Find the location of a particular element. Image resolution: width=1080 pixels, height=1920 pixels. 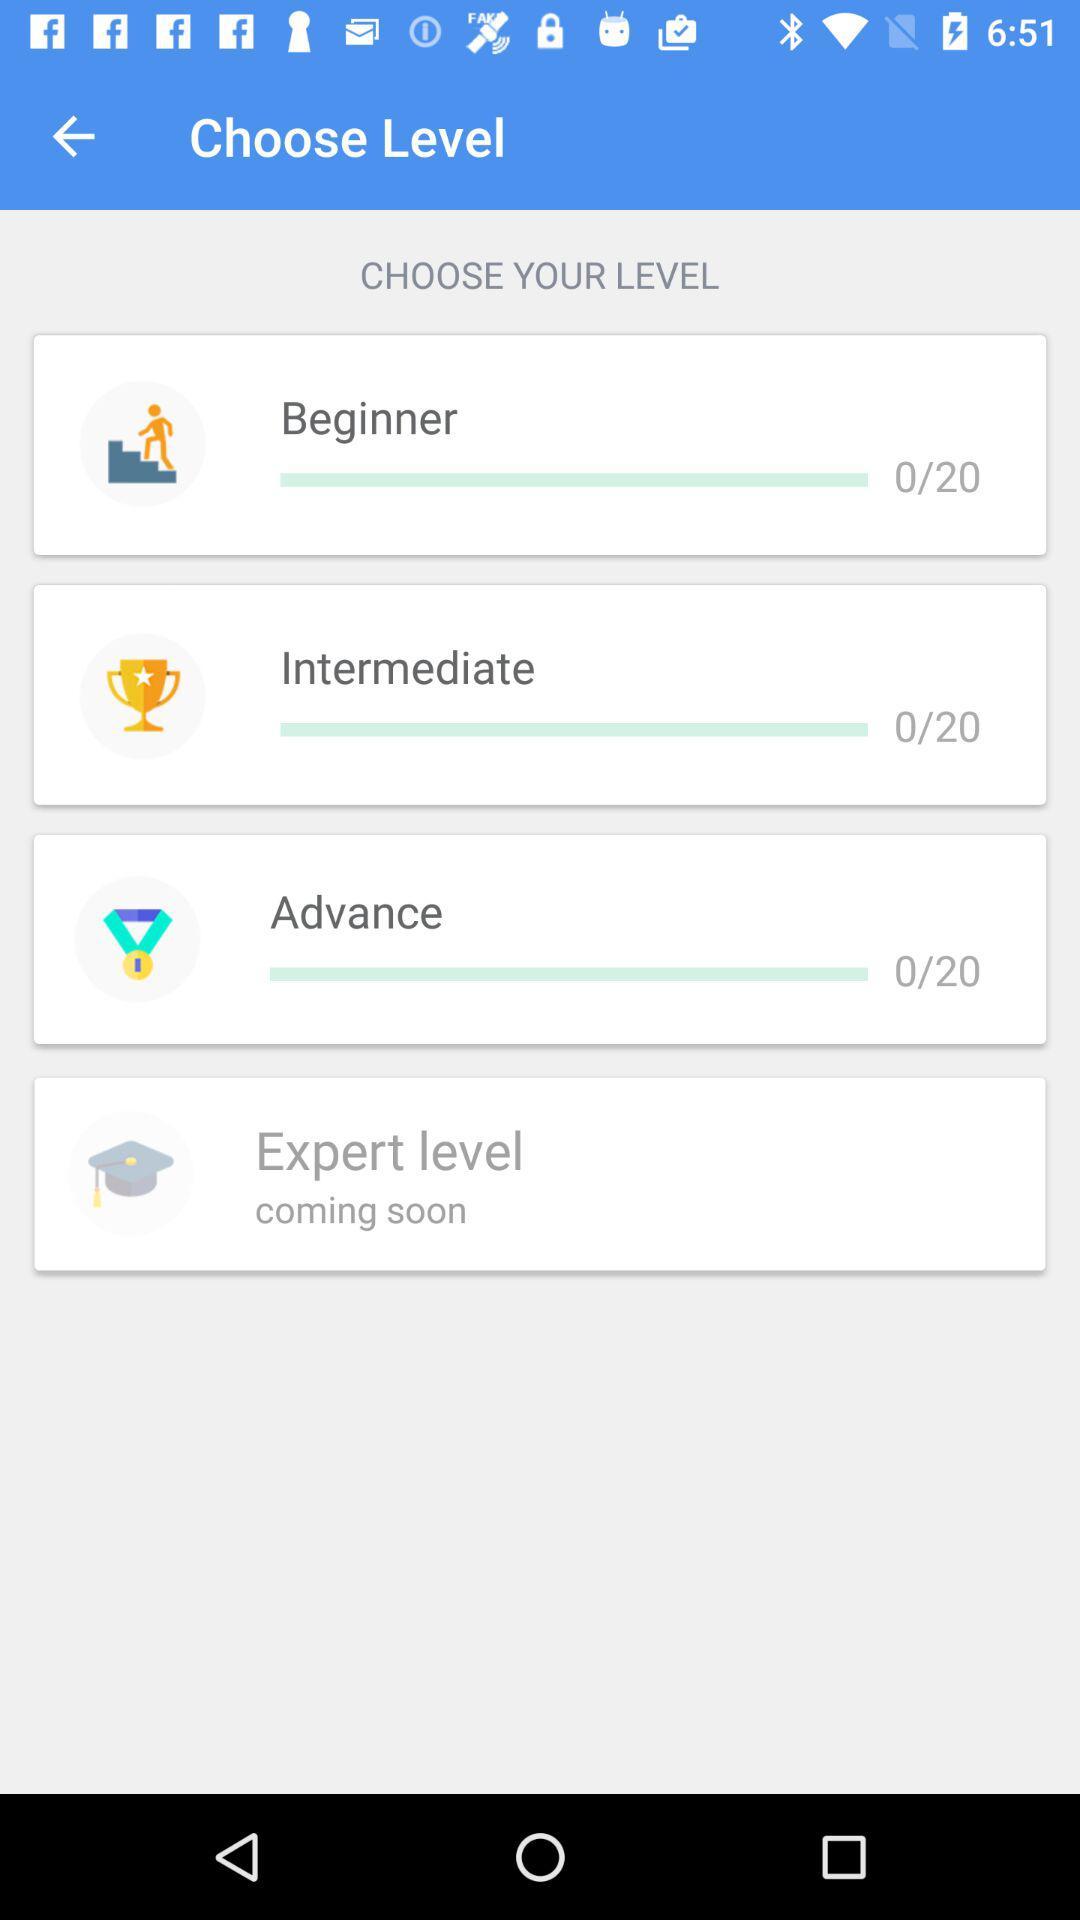

the item to the left of choose level icon is located at coordinates (72, 135).